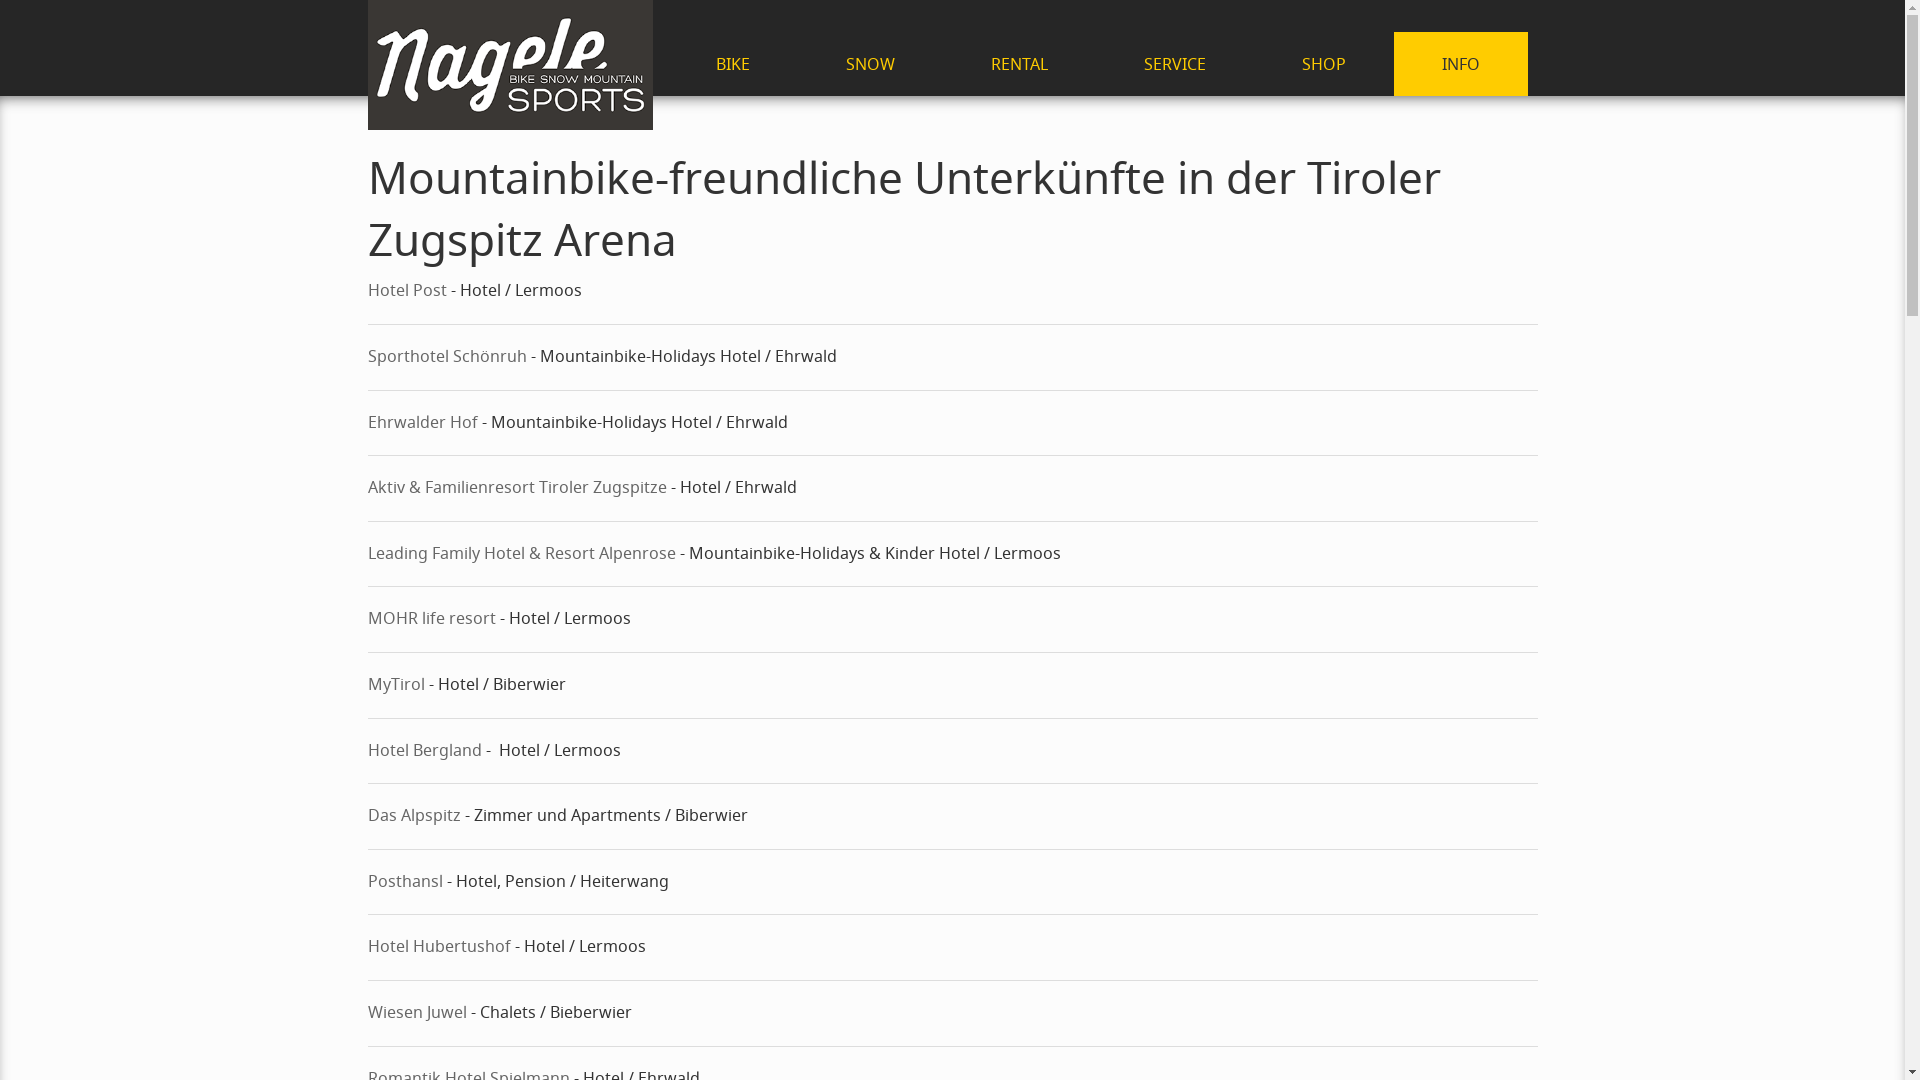 The width and height of the screenshot is (1920, 1080). Describe the element at coordinates (424, 749) in the screenshot. I see `'Hotel Bergland'` at that location.